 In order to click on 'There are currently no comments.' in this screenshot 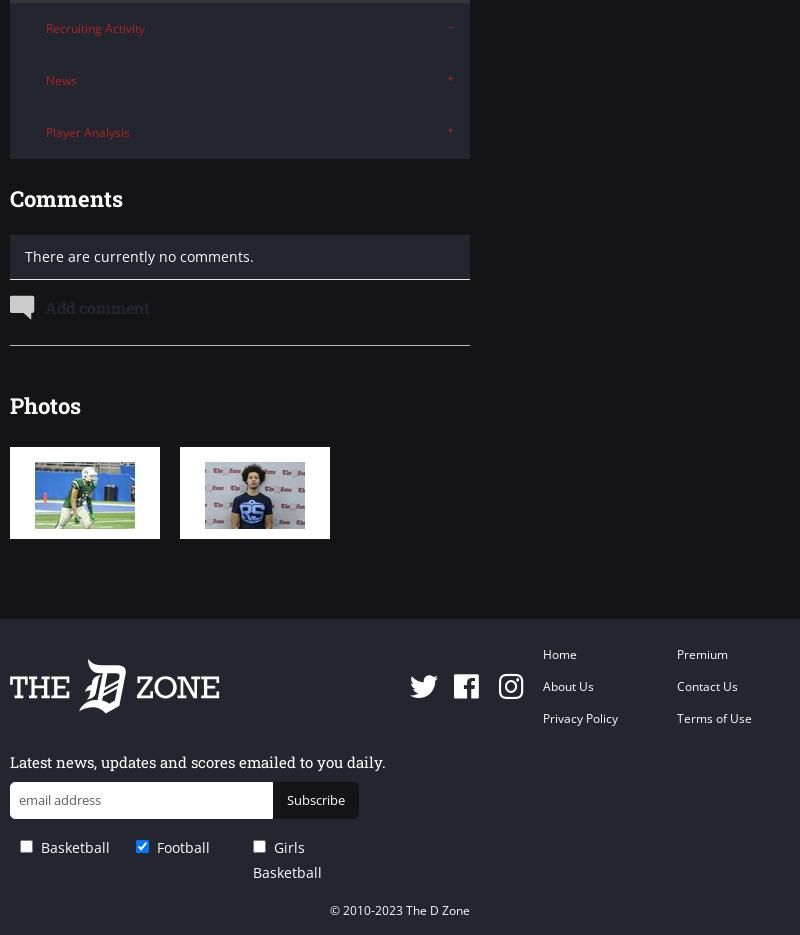, I will do `click(24, 255)`.